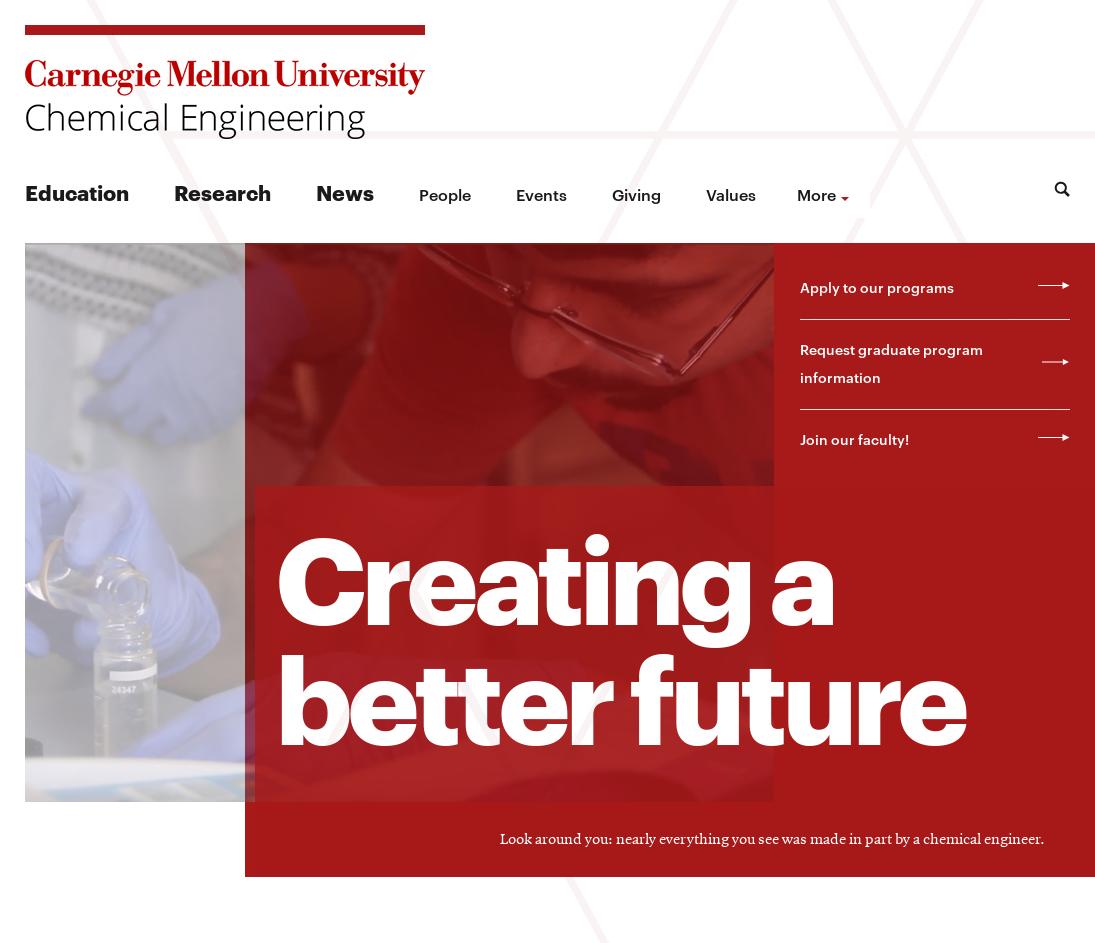 The height and width of the screenshot is (943, 1095). What do you see at coordinates (852, 438) in the screenshot?
I see `'Join our faculty!'` at bounding box center [852, 438].